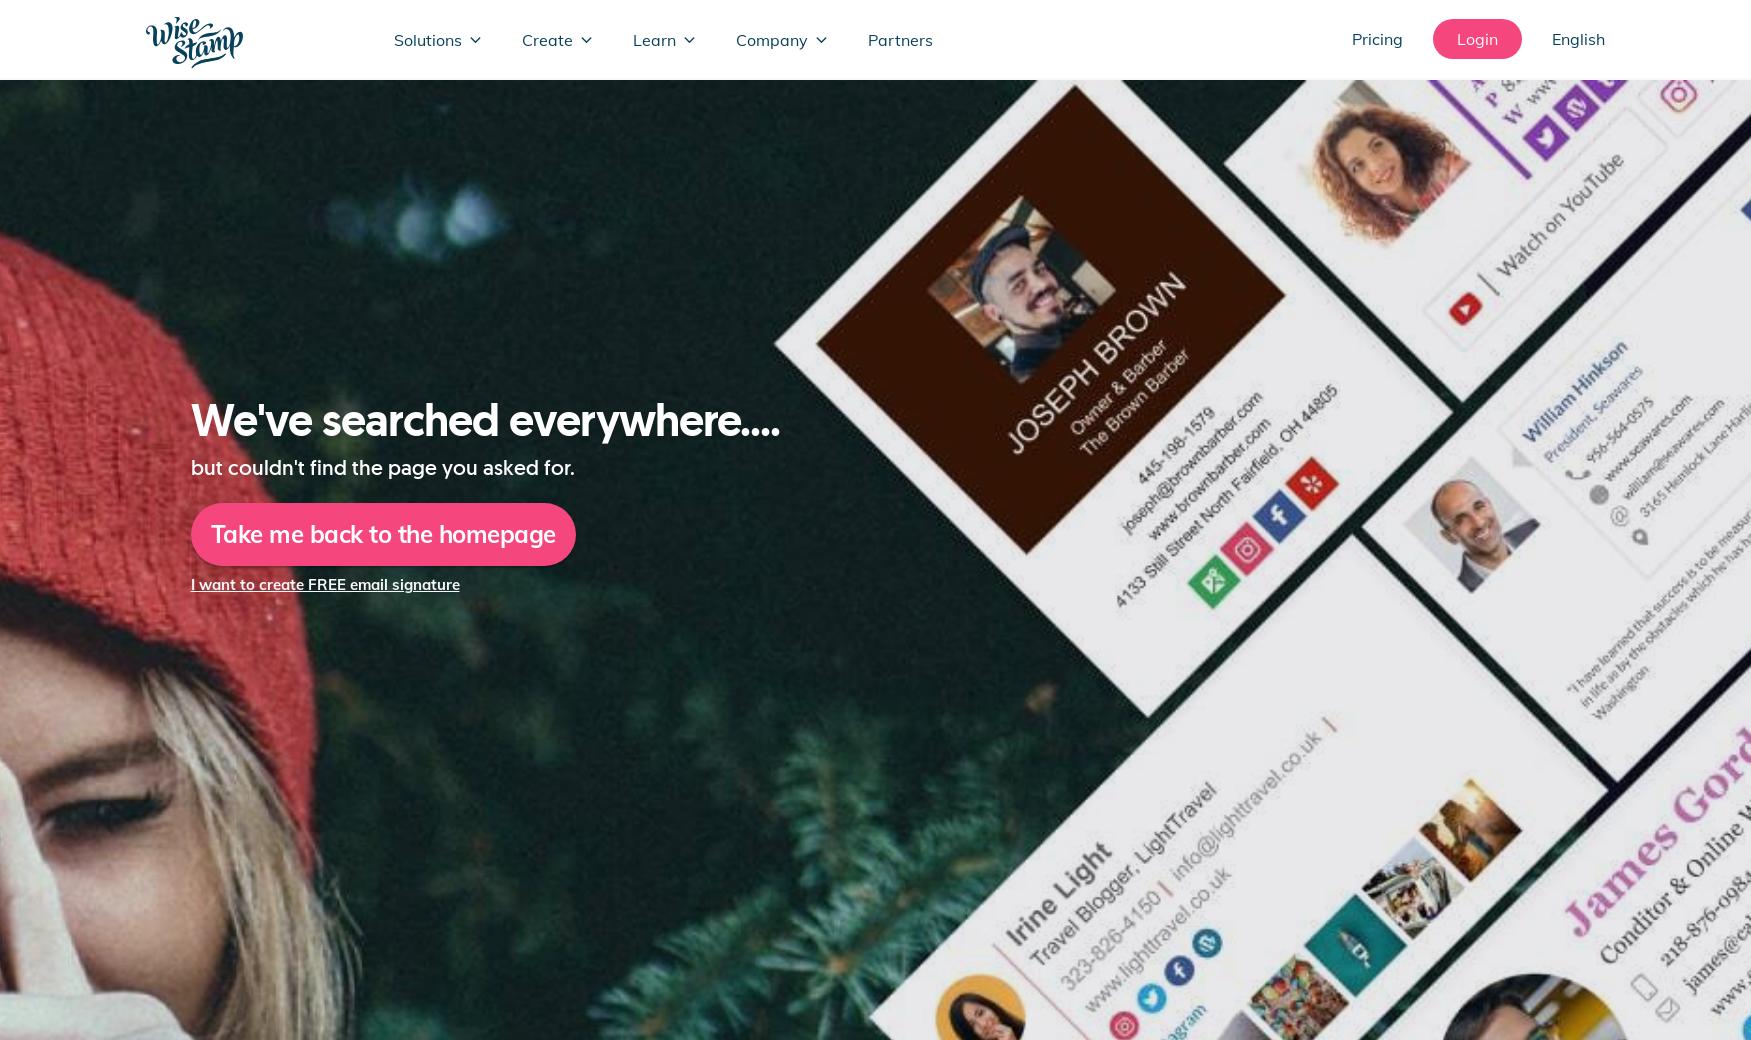  I want to click on 'English', so click(1551, 38).